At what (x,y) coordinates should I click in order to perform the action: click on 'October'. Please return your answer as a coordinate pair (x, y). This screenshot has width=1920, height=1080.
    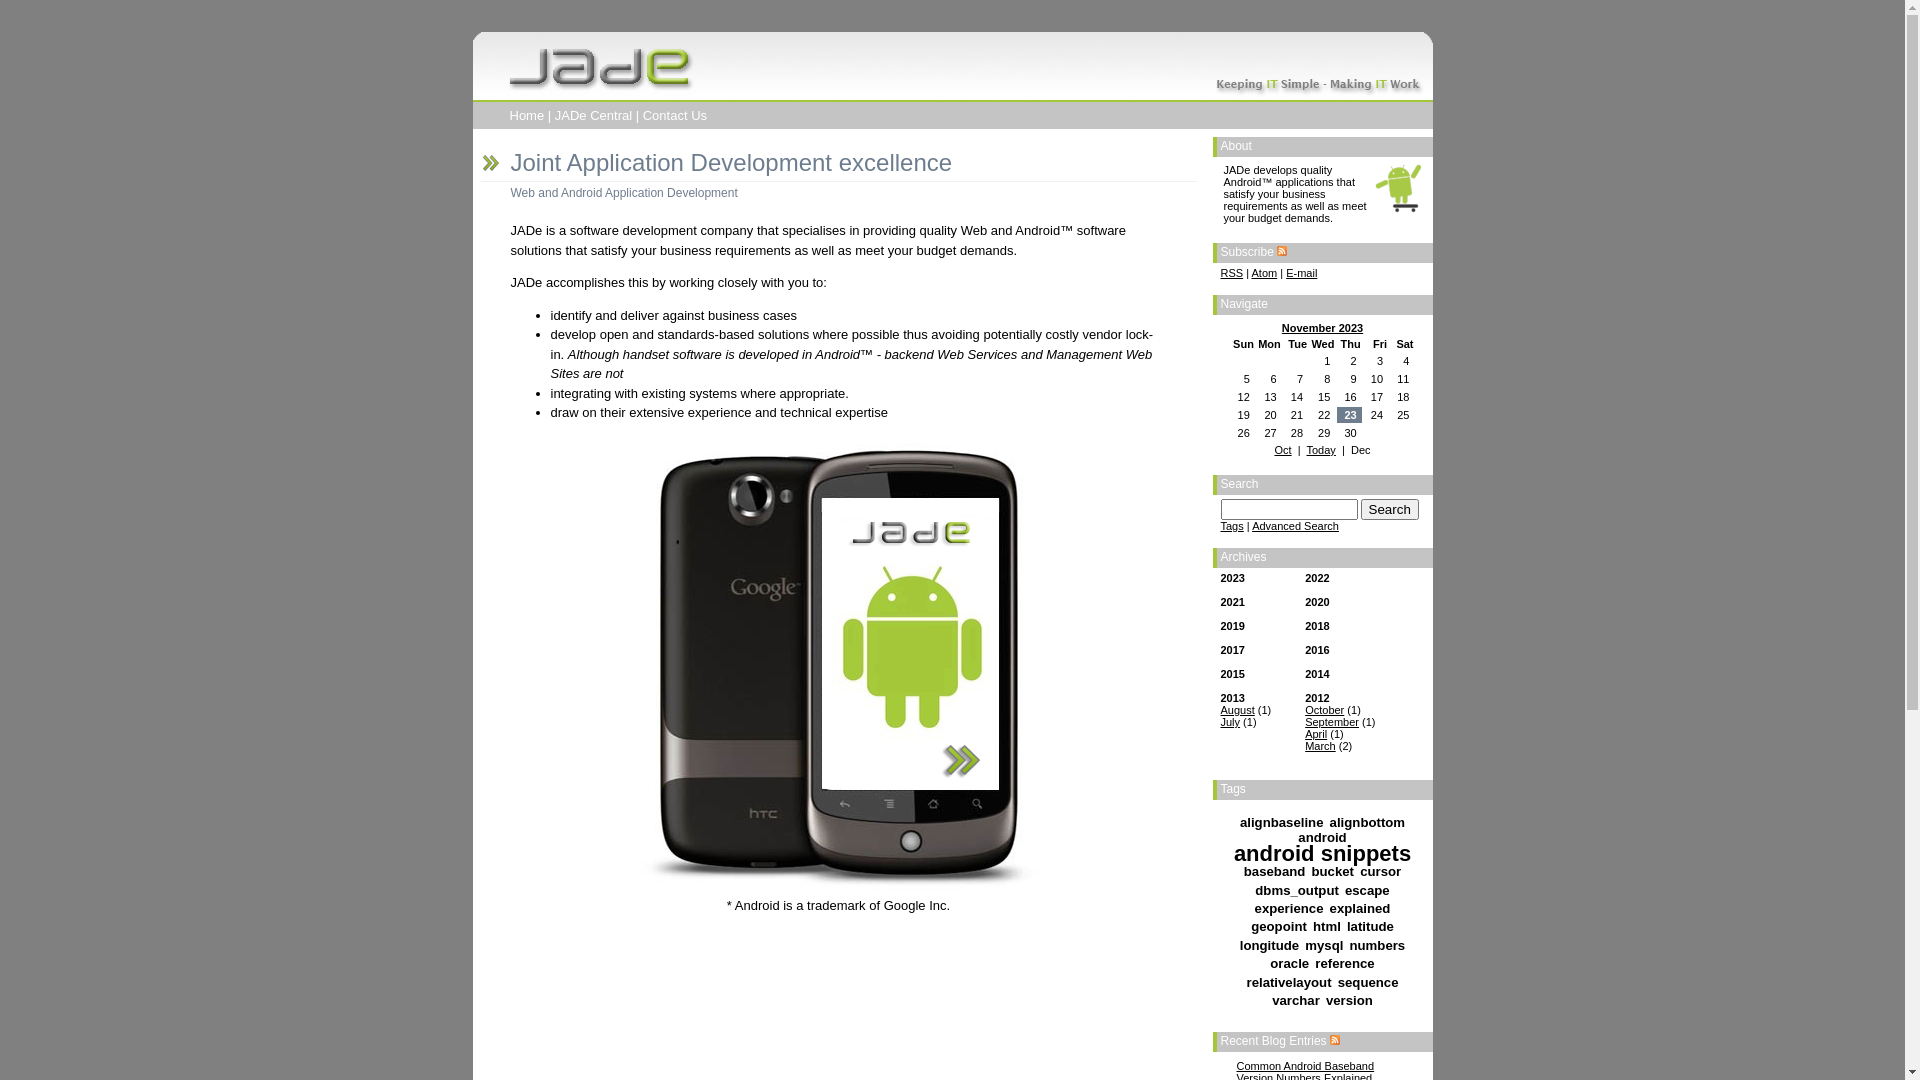
    Looking at the image, I should click on (1324, 708).